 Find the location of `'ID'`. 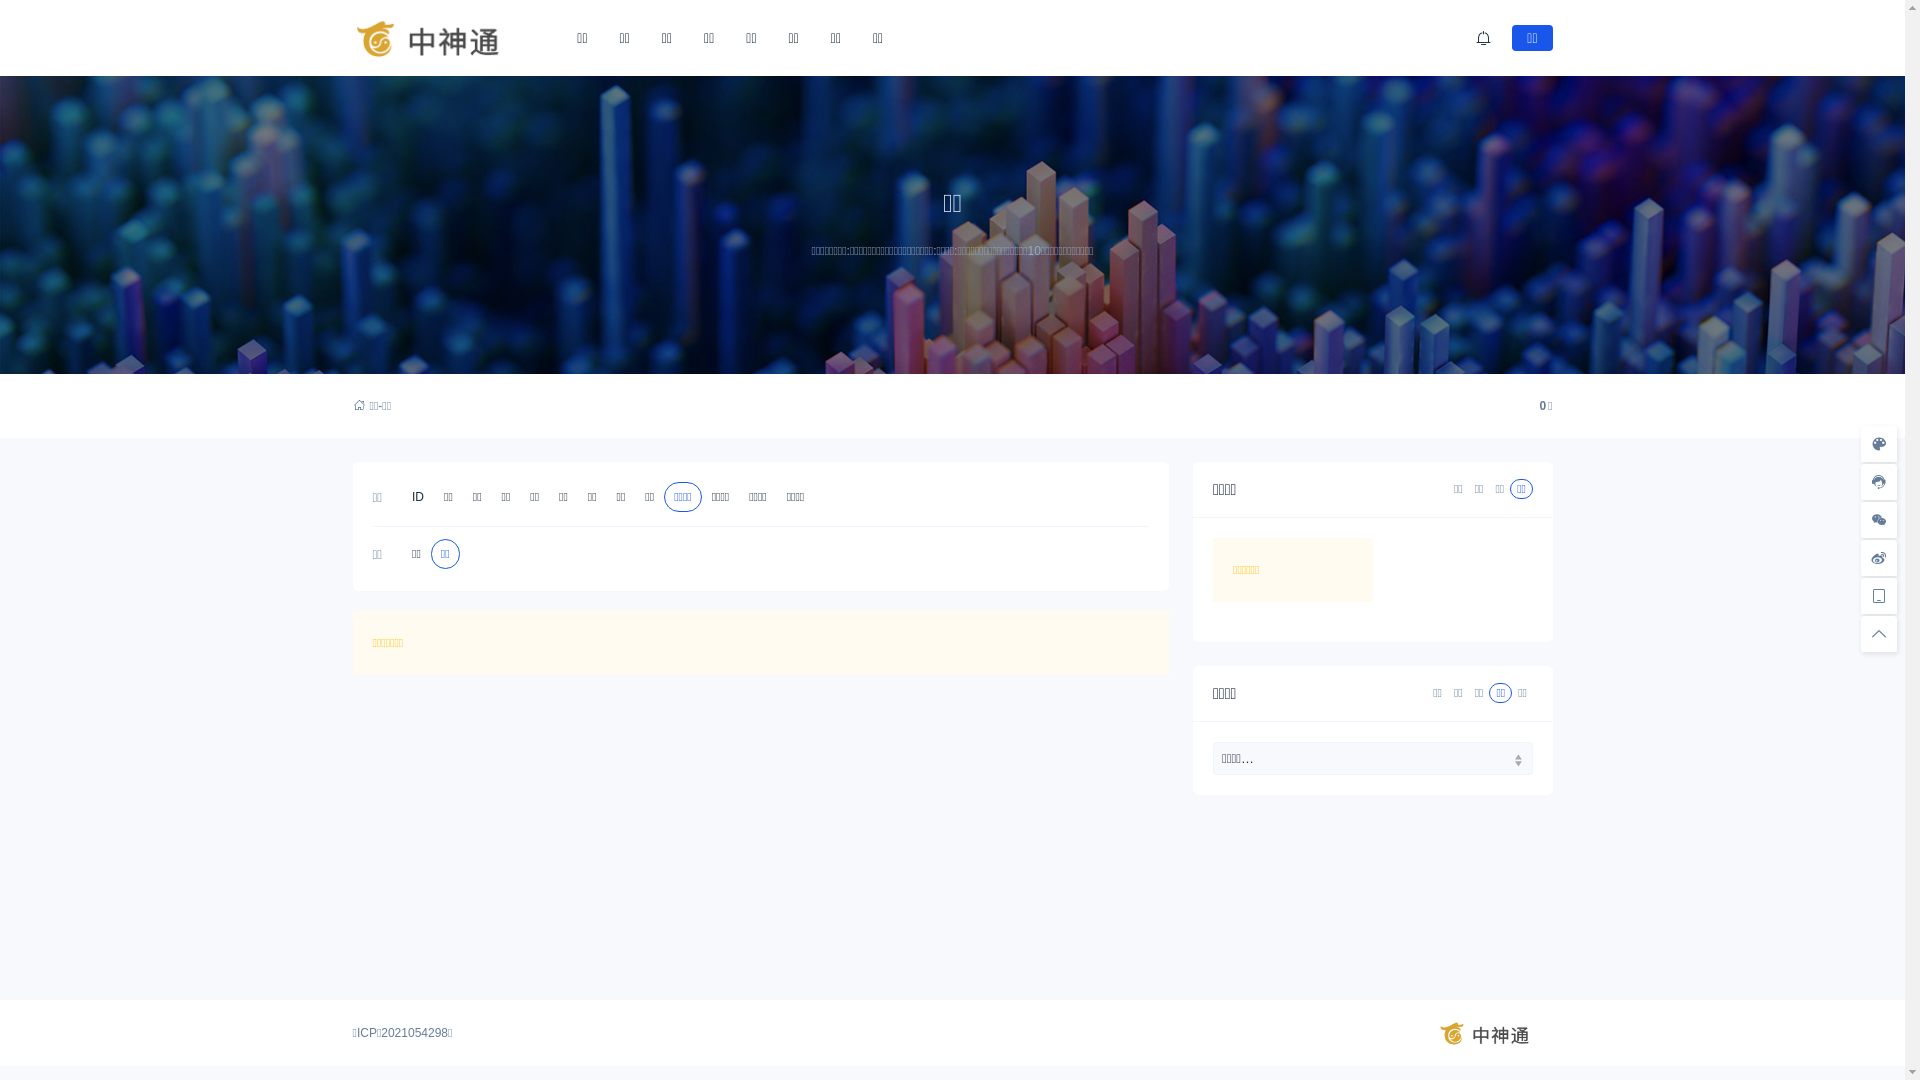

'ID' is located at coordinates (416, 496).